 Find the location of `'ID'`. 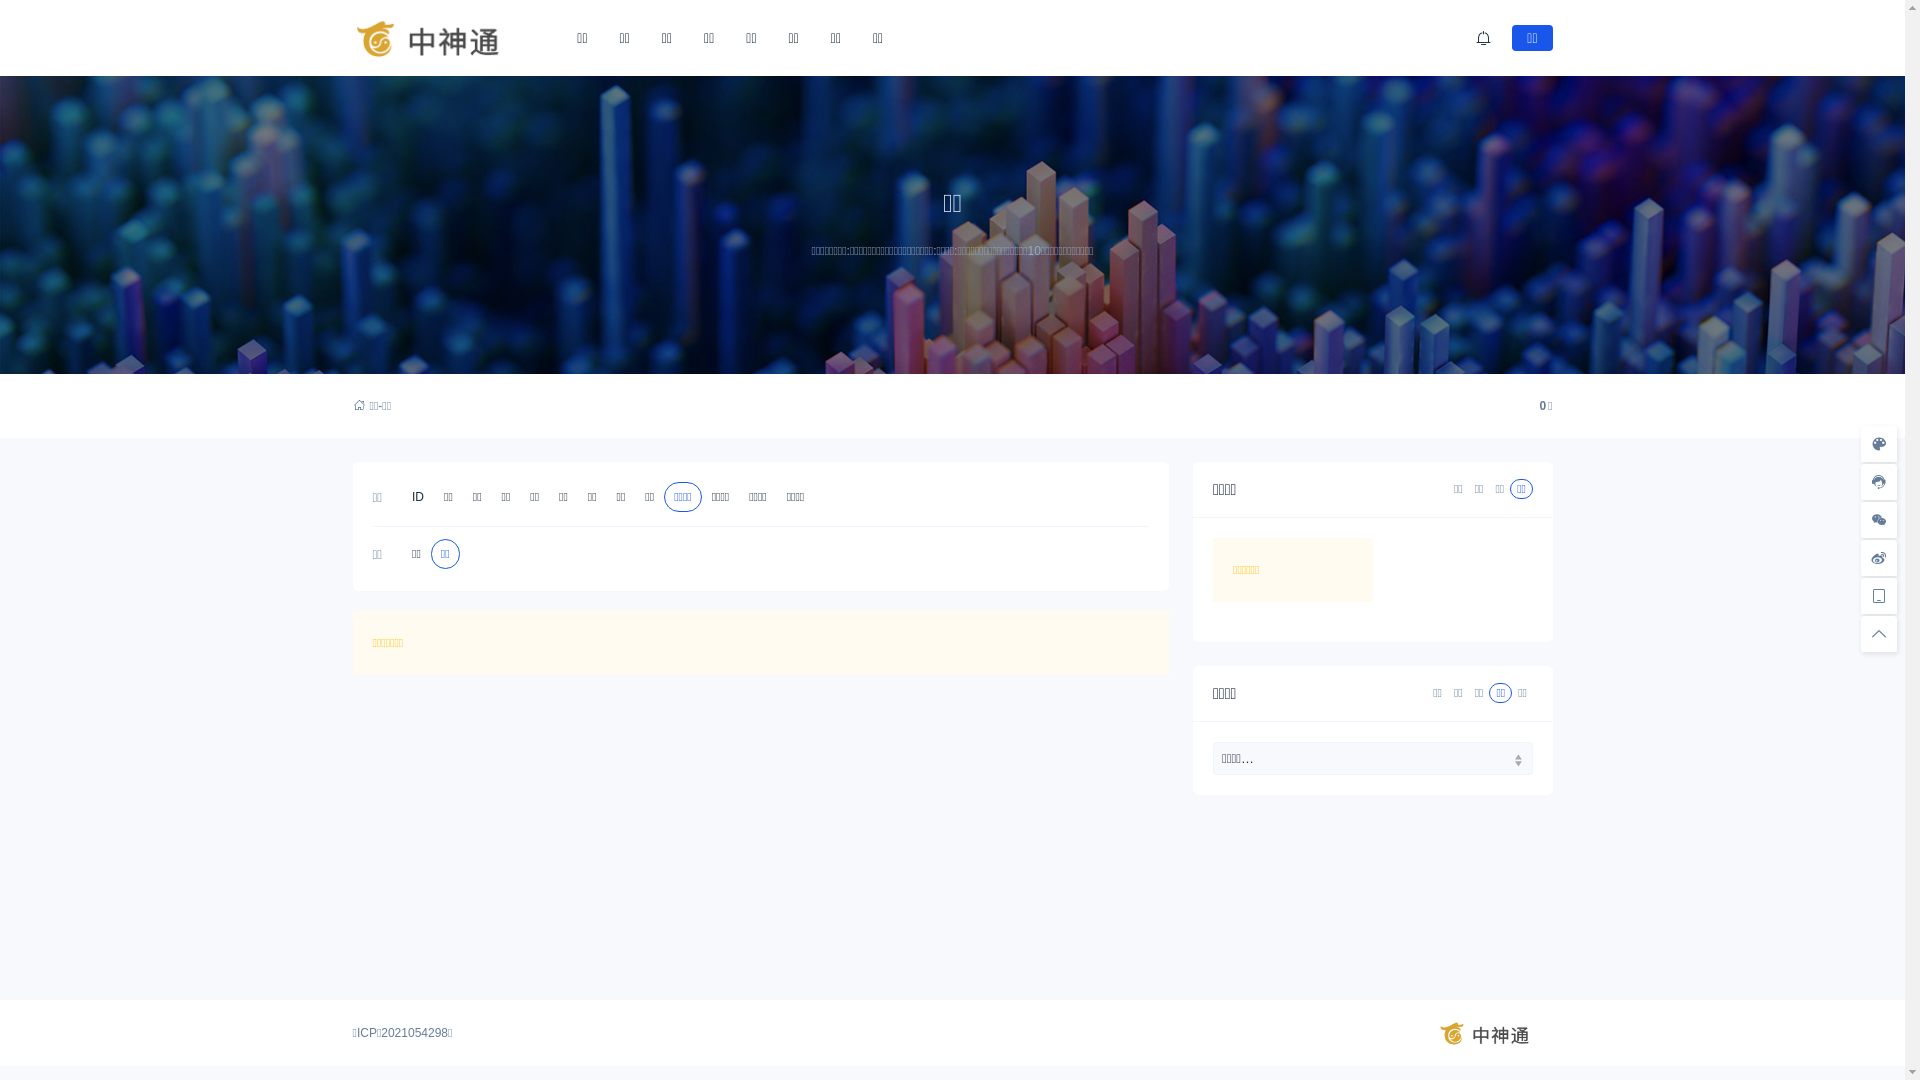

'ID' is located at coordinates (416, 496).